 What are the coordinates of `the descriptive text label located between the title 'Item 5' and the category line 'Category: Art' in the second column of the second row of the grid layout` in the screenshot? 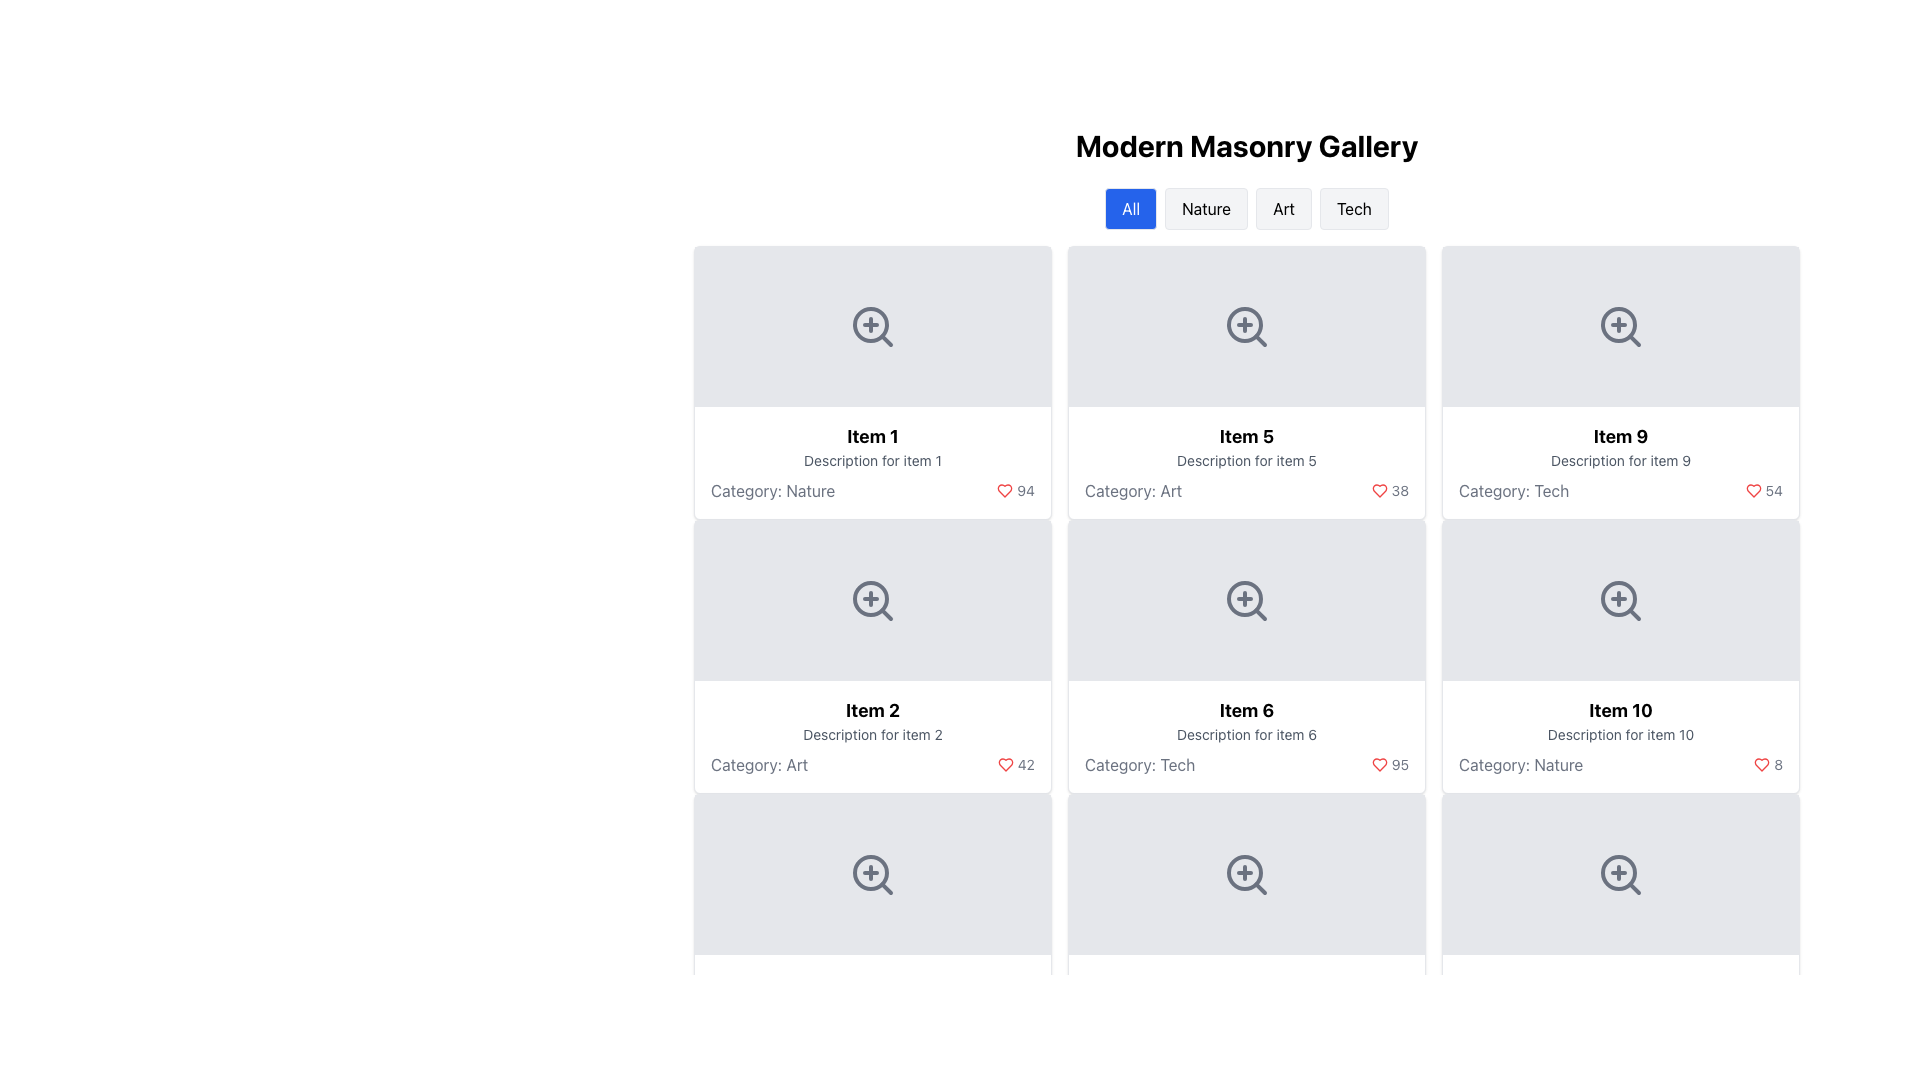 It's located at (1246, 461).